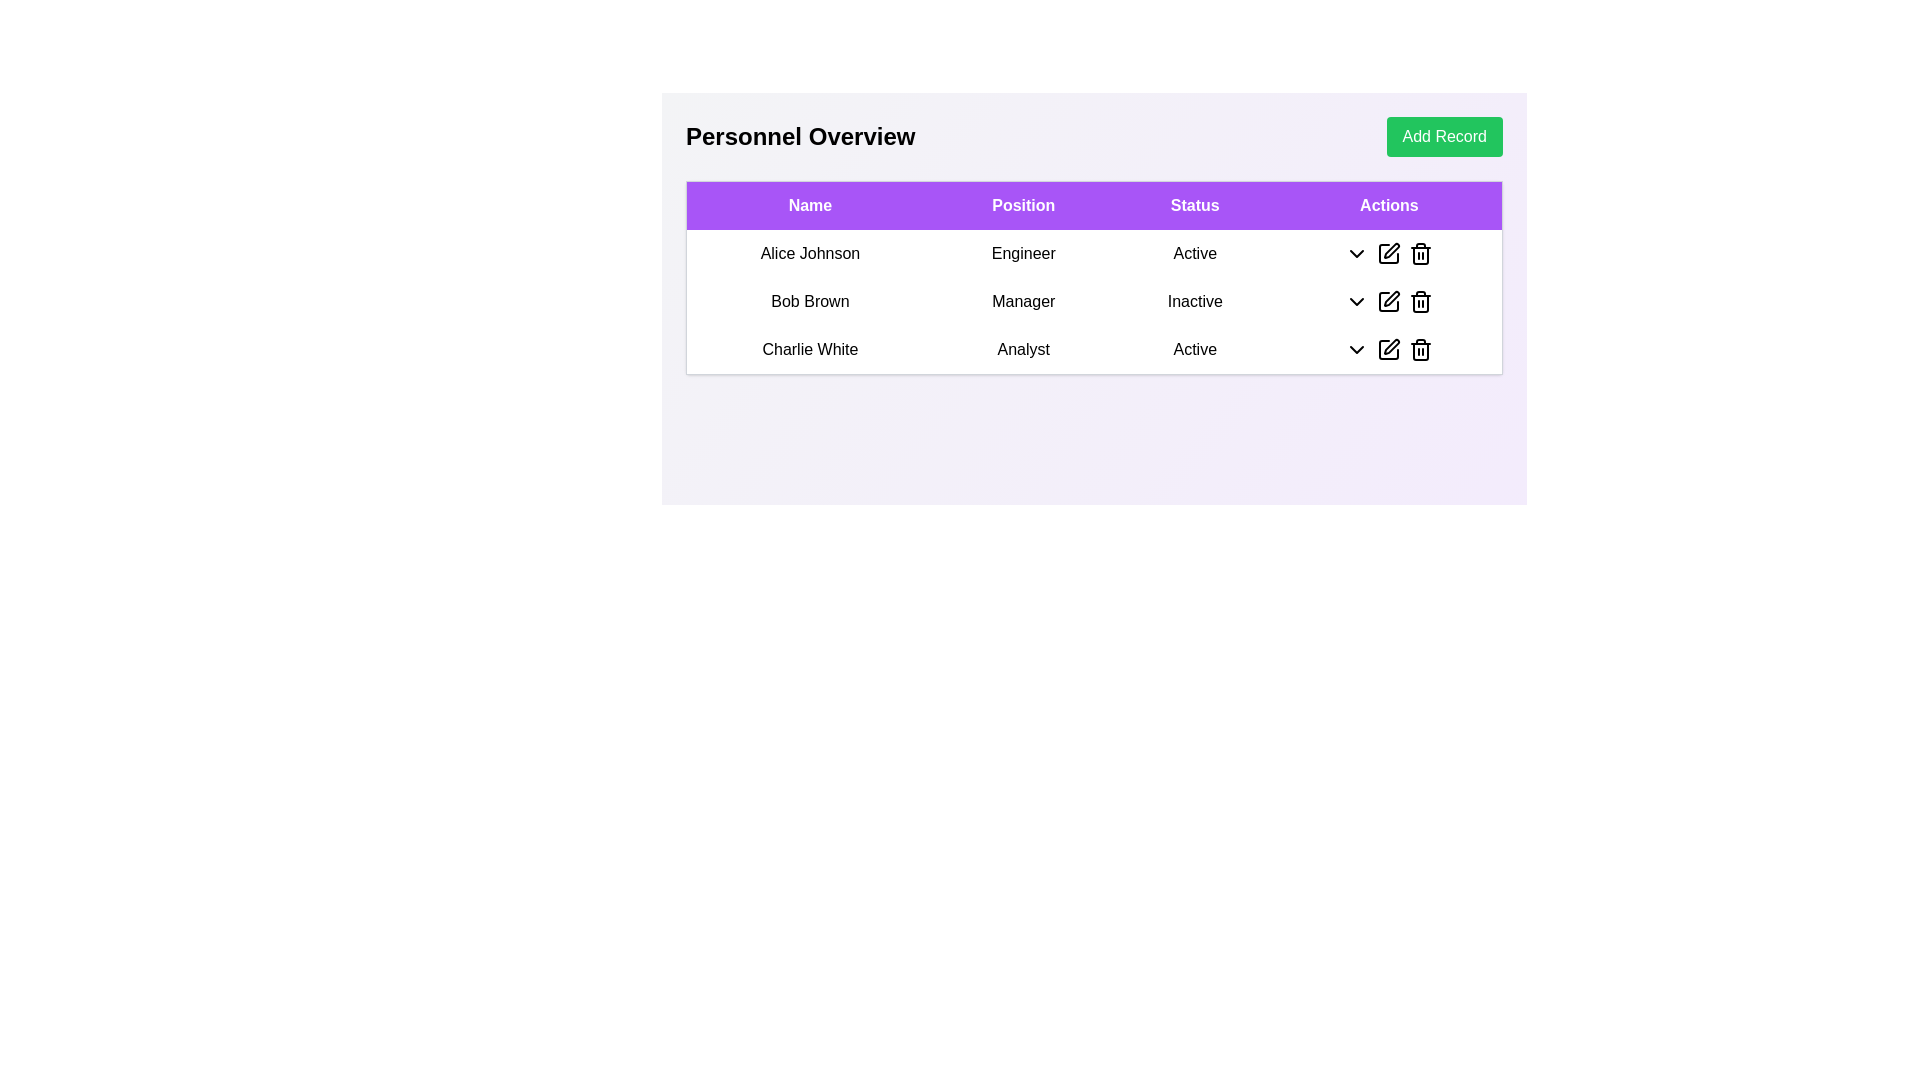  I want to click on the text display showing 'Charlie White' in the first cell of the third row under the 'Name' column in the data table, so click(810, 349).